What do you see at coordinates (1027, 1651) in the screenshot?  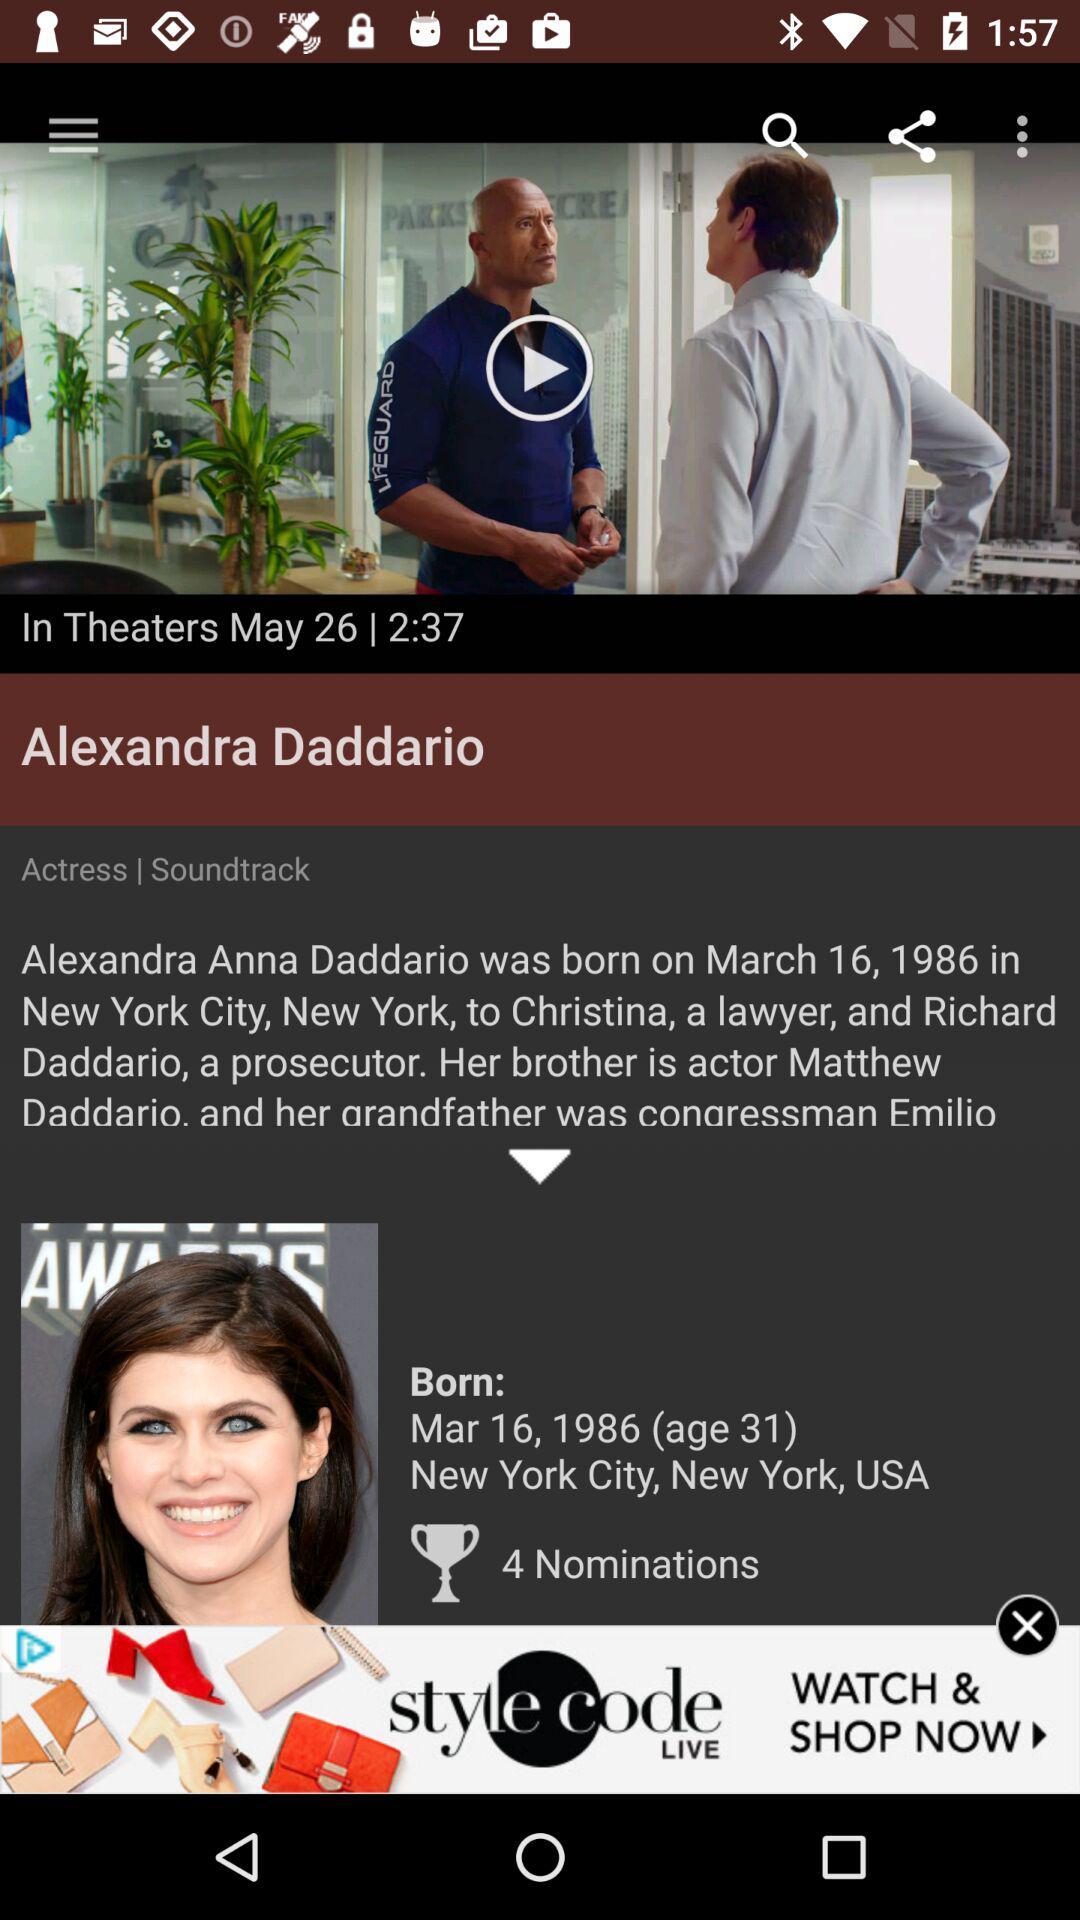 I see `the advertisement popup` at bounding box center [1027, 1651].